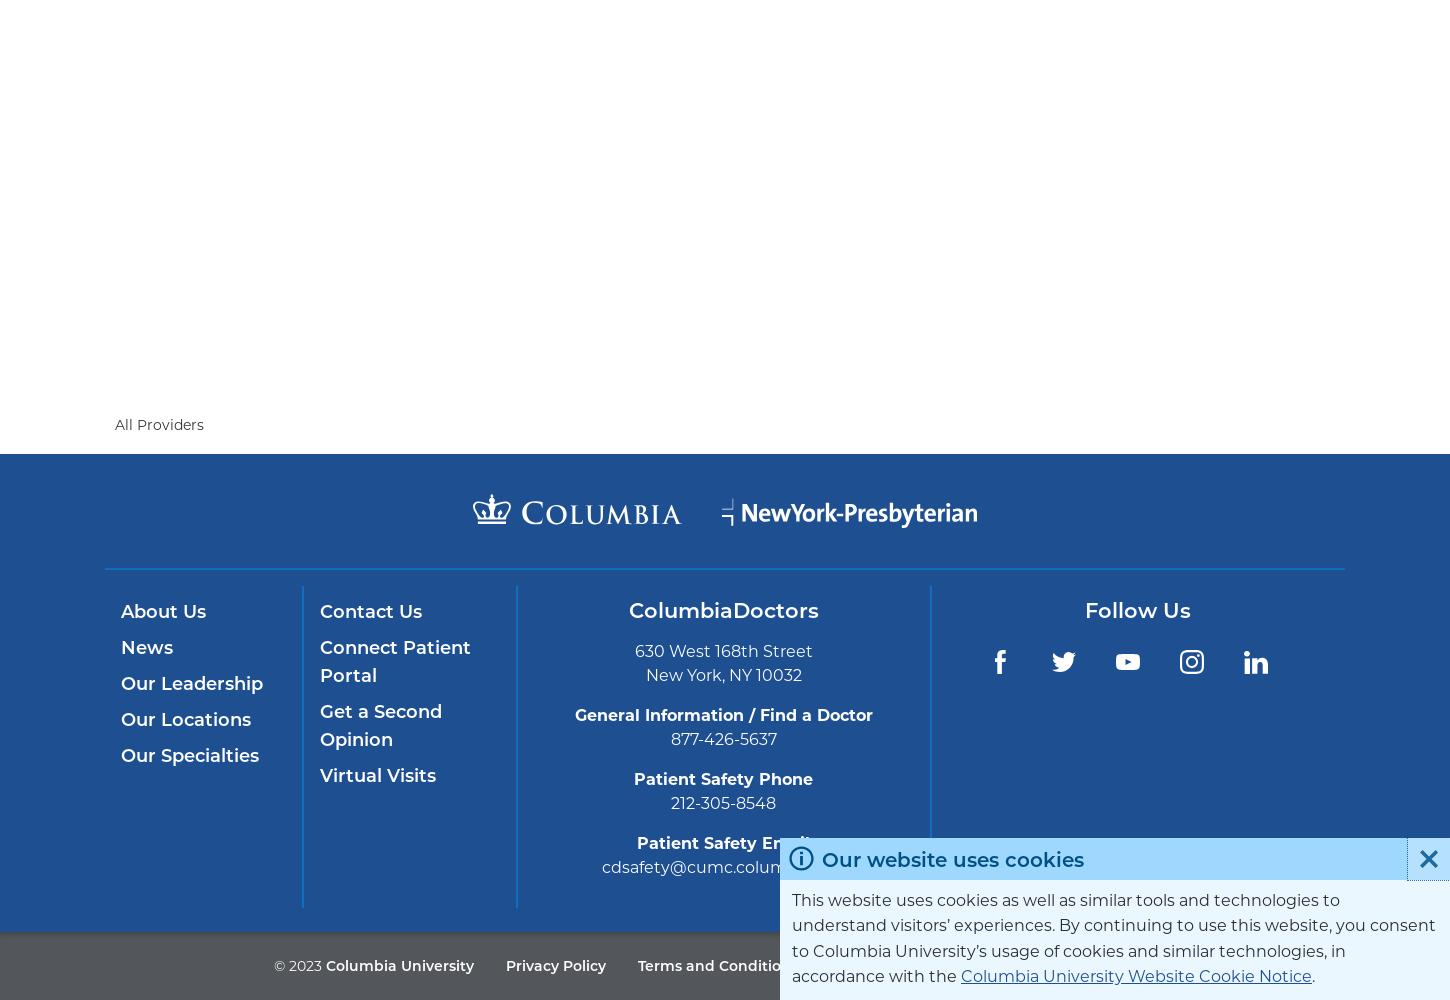  Describe the element at coordinates (319, 662) in the screenshot. I see `'Connect Patient Portal'` at that location.